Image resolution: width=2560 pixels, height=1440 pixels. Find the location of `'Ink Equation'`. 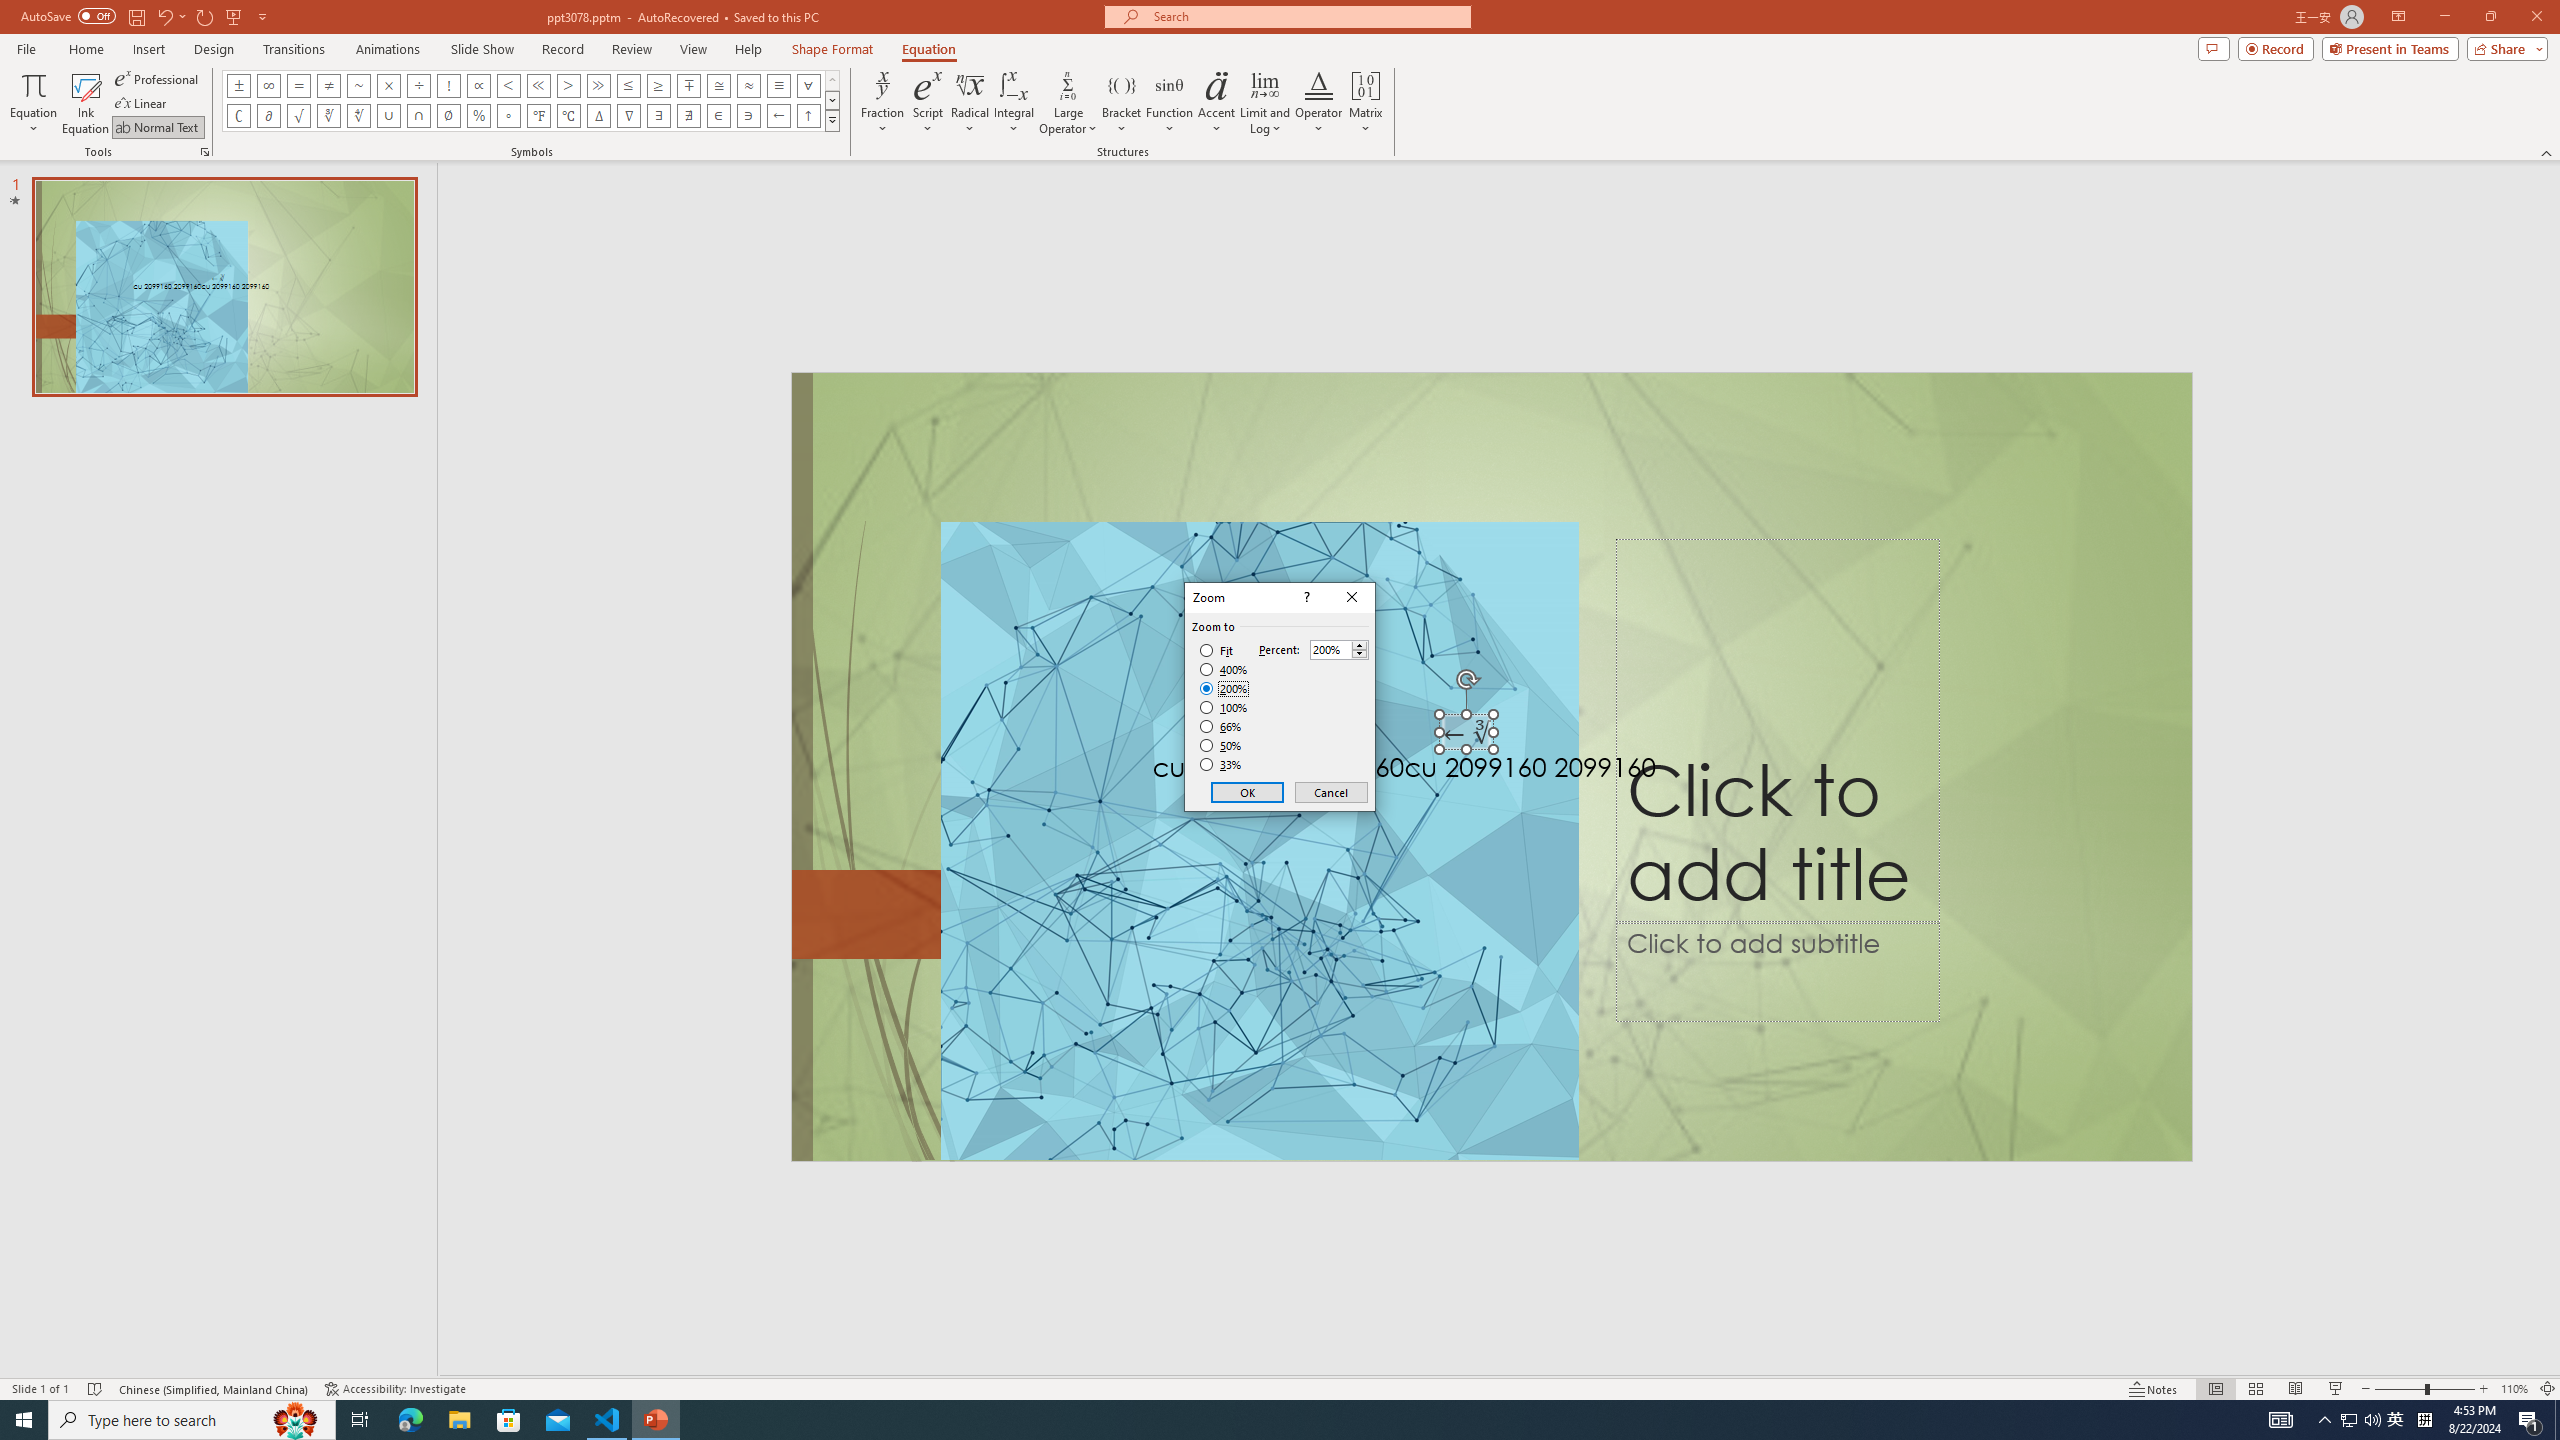

'Ink Equation' is located at coordinates (85, 103).